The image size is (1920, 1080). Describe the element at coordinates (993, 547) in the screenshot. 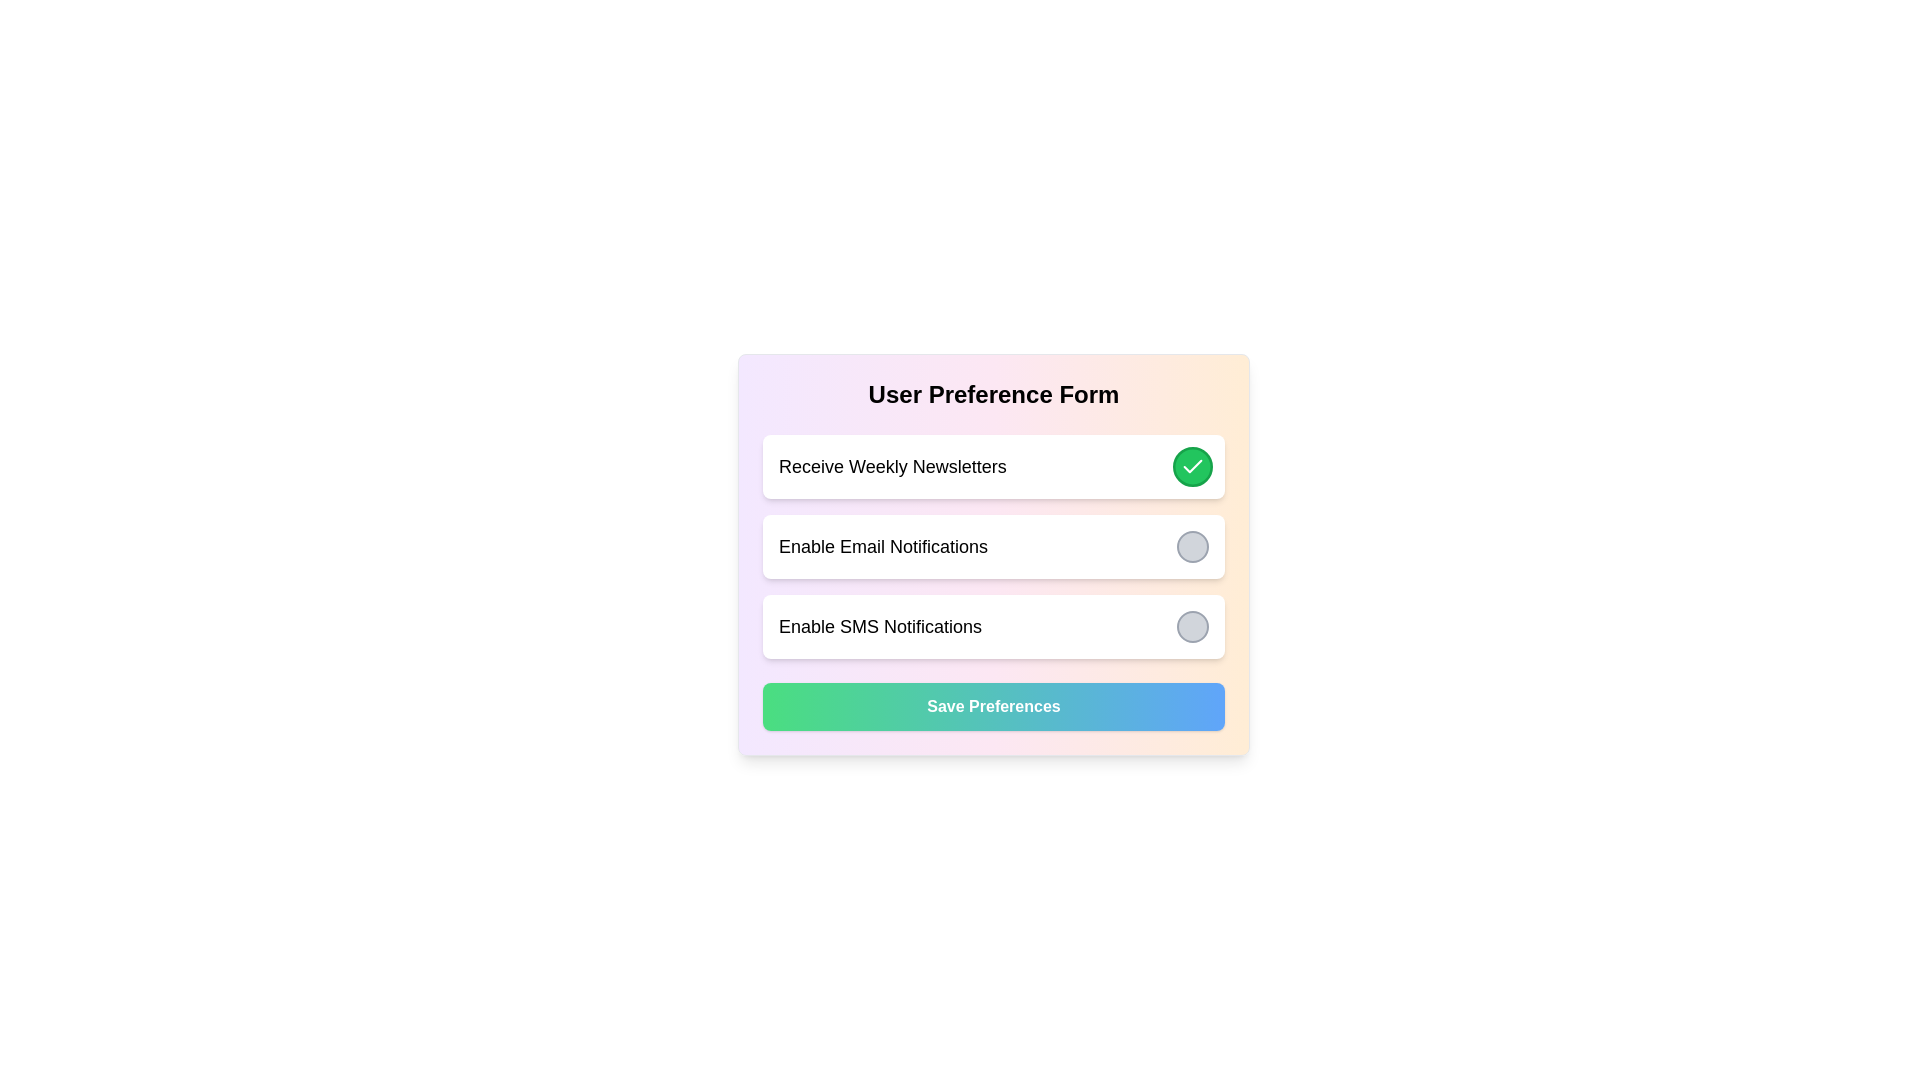

I see `the 'Enable Email Notifications' toggle option section` at that location.